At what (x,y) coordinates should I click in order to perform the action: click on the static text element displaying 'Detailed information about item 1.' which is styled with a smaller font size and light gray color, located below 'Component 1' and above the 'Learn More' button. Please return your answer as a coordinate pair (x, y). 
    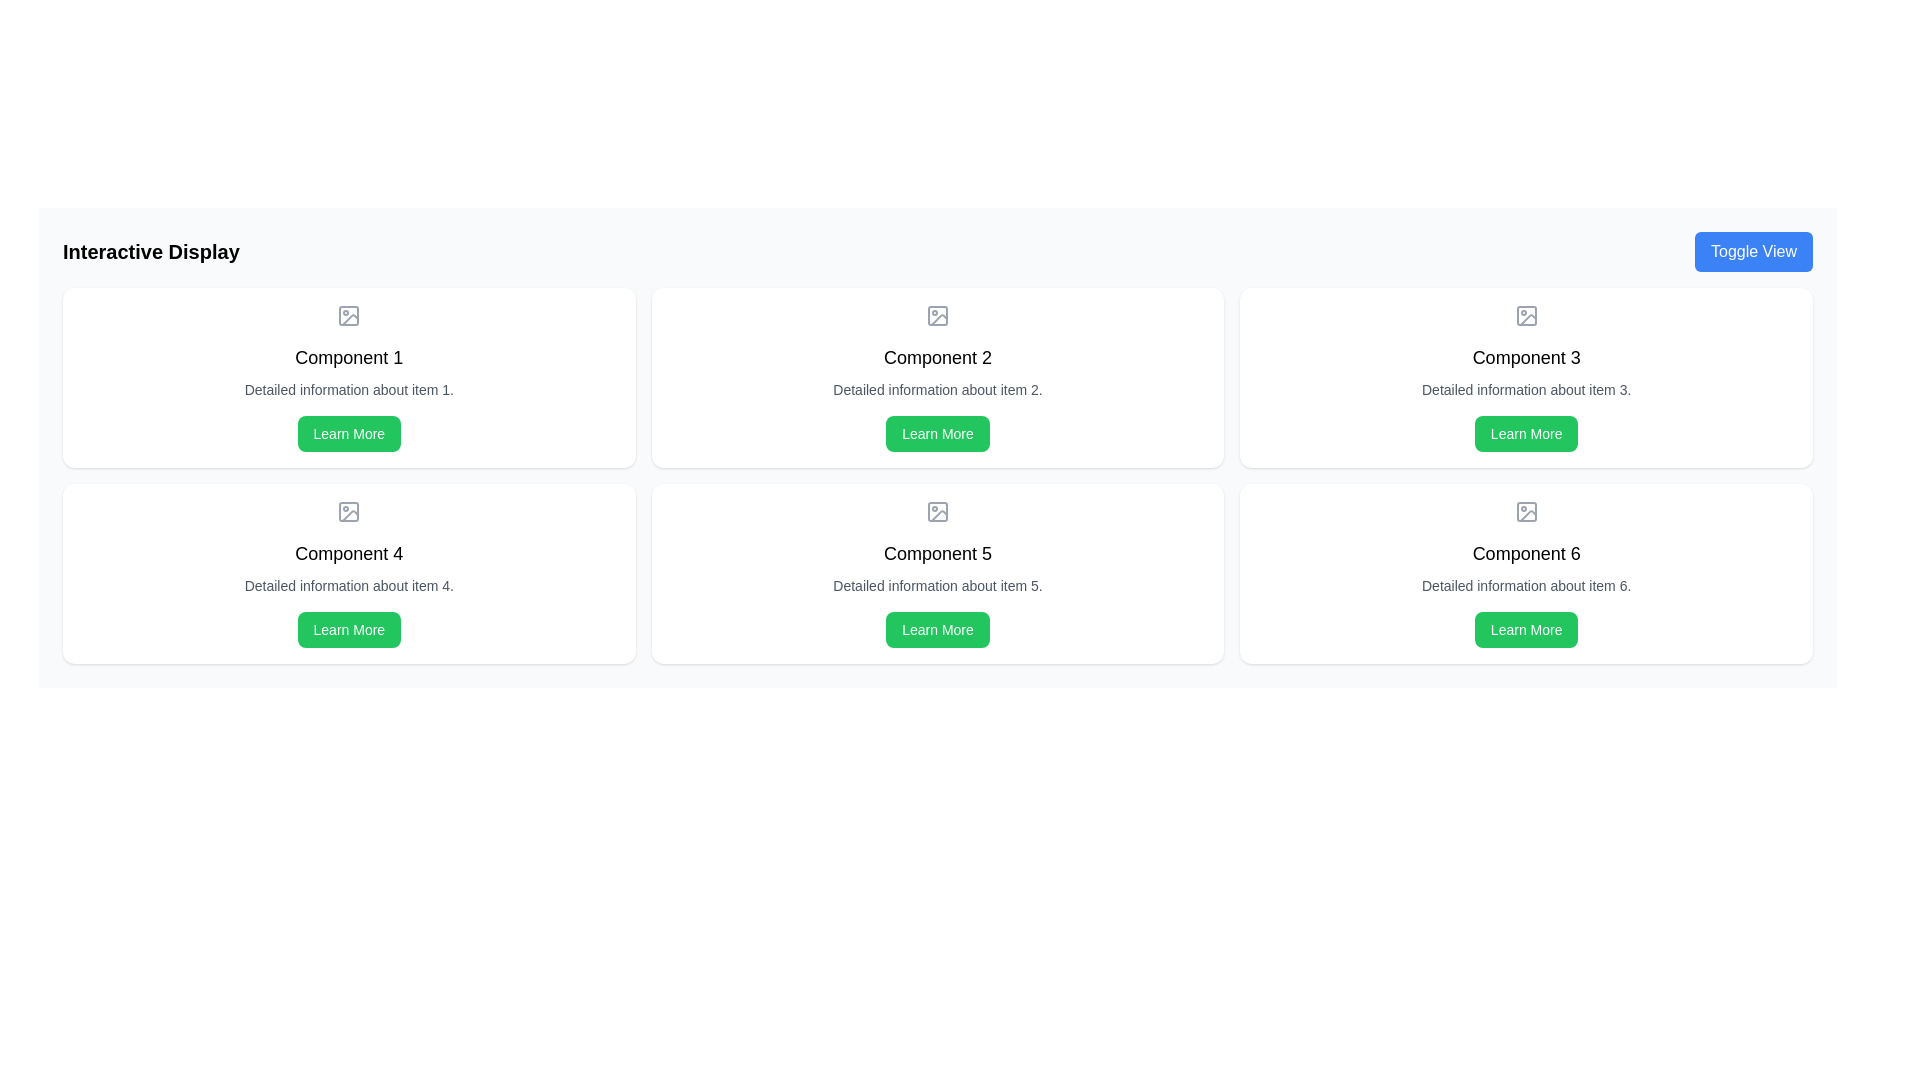
    Looking at the image, I should click on (349, 389).